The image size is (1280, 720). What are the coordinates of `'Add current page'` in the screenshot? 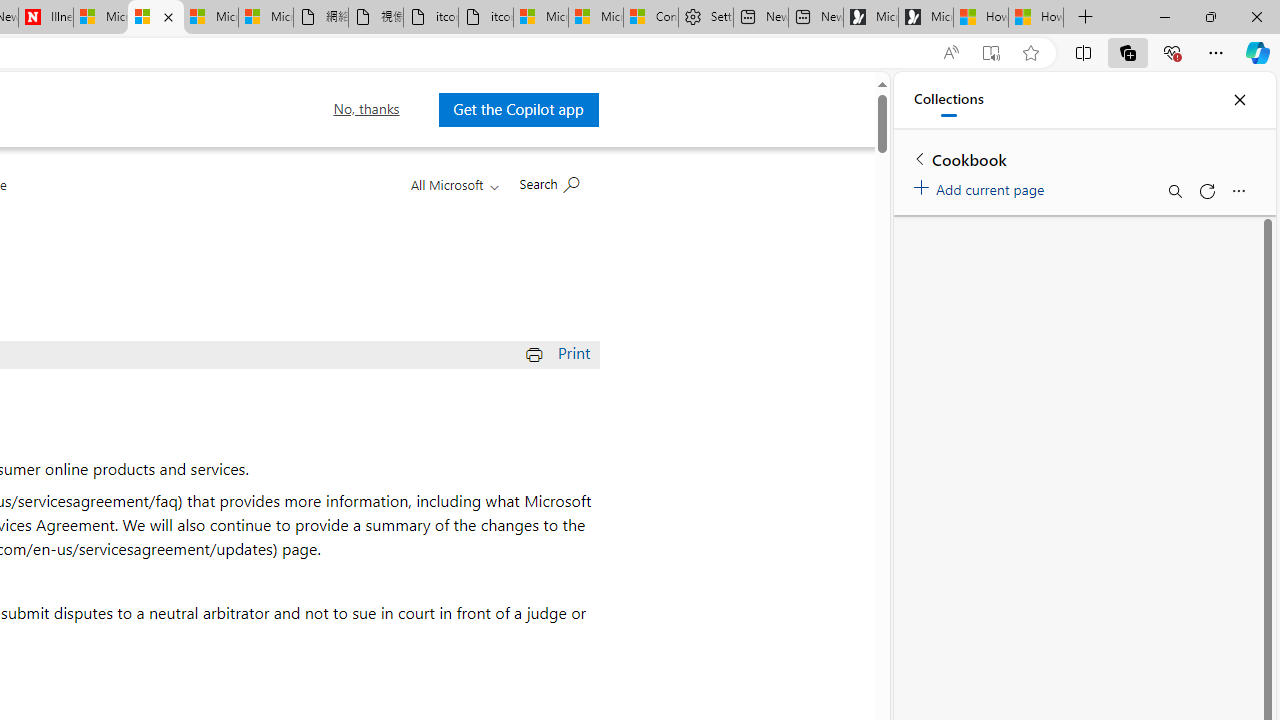 It's located at (983, 186).